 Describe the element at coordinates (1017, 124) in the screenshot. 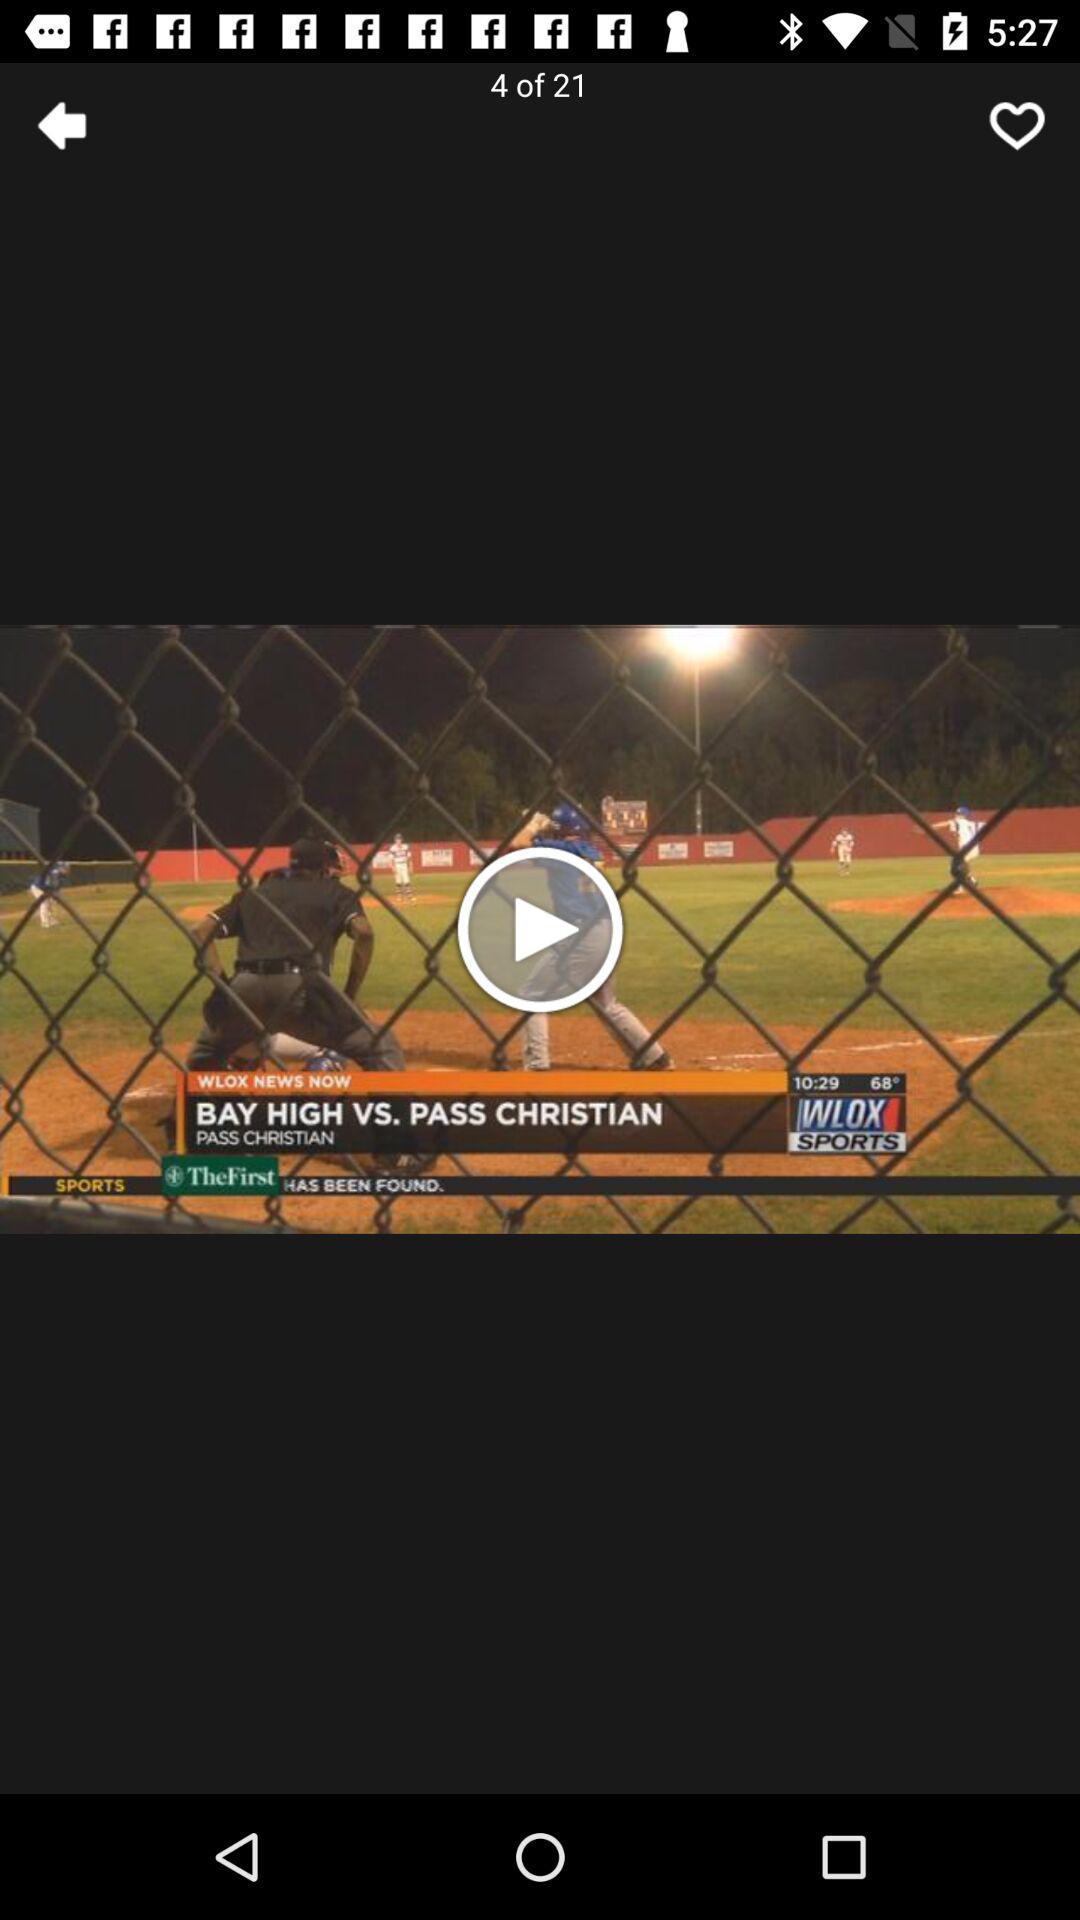

I see `click arrow button` at that location.